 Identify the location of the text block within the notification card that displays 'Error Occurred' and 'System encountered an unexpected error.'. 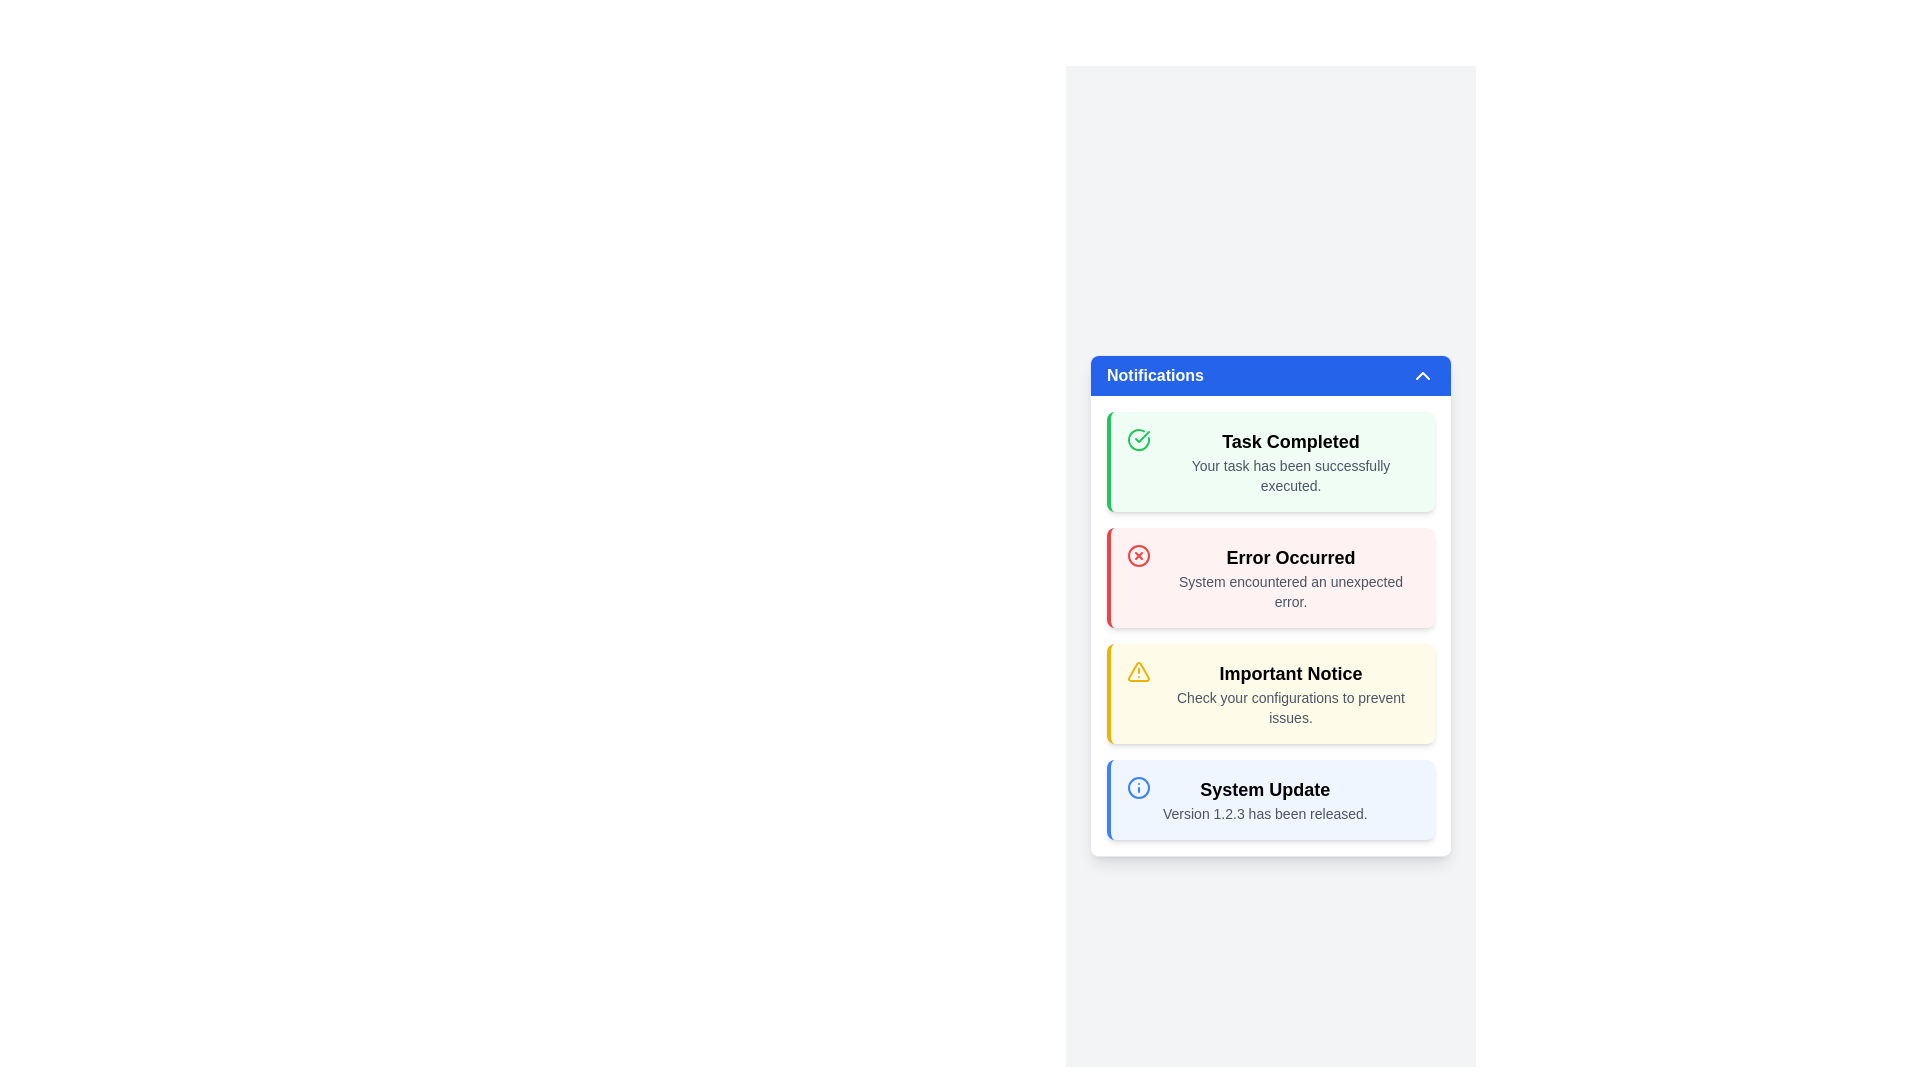
(1291, 578).